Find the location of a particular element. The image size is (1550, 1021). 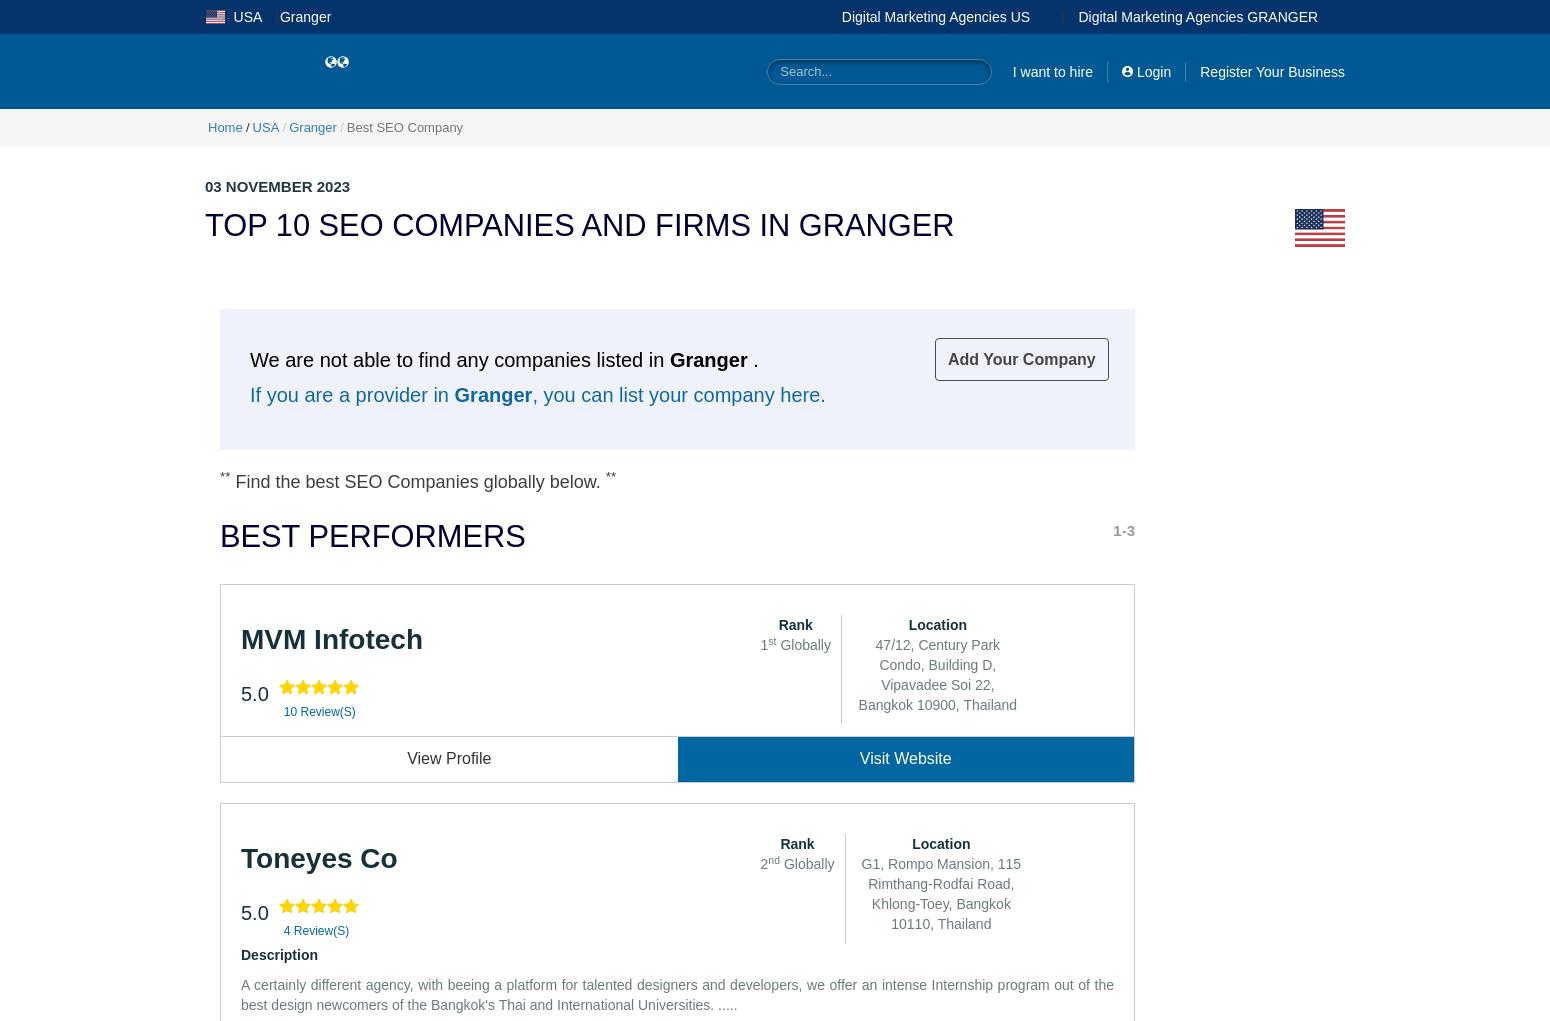

'Toneyes Co' is located at coordinates (241, 857).